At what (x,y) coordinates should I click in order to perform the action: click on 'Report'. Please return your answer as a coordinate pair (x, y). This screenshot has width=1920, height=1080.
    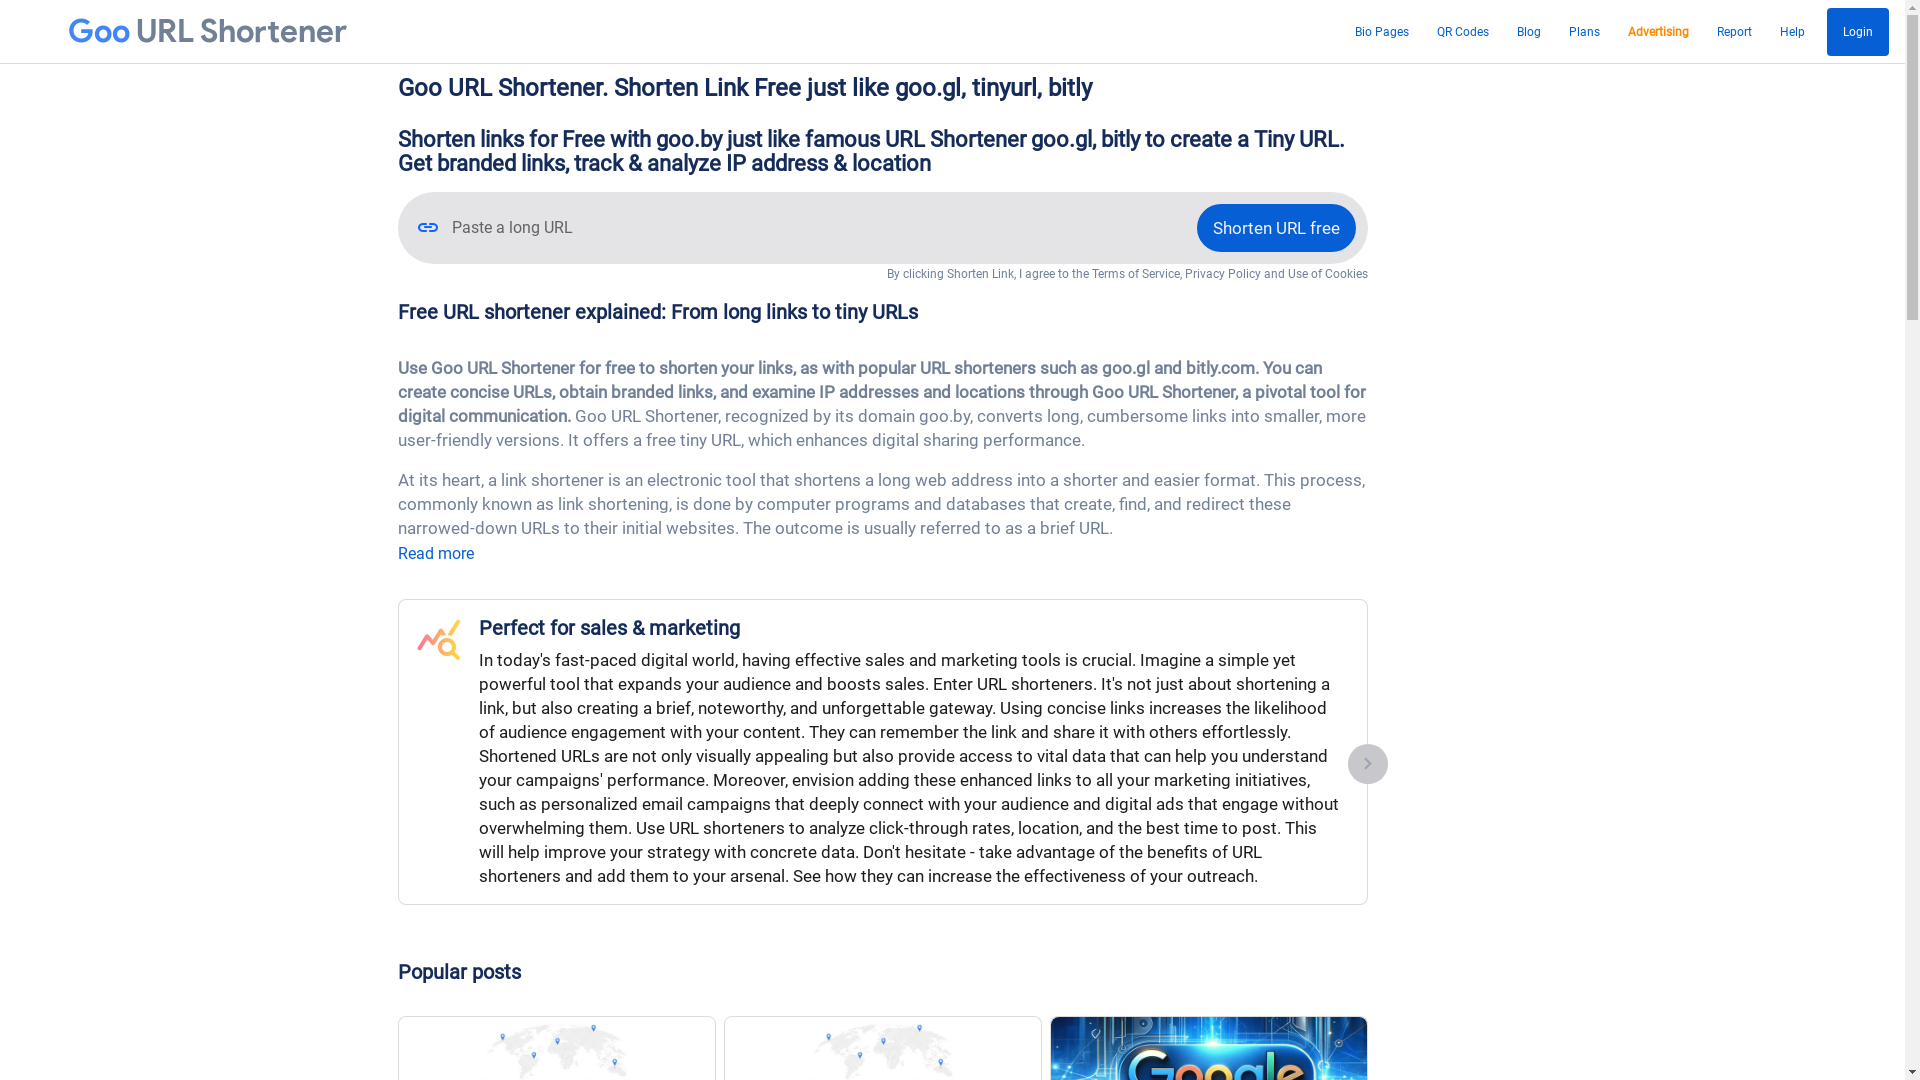
    Looking at the image, I should click on (1733, 31).